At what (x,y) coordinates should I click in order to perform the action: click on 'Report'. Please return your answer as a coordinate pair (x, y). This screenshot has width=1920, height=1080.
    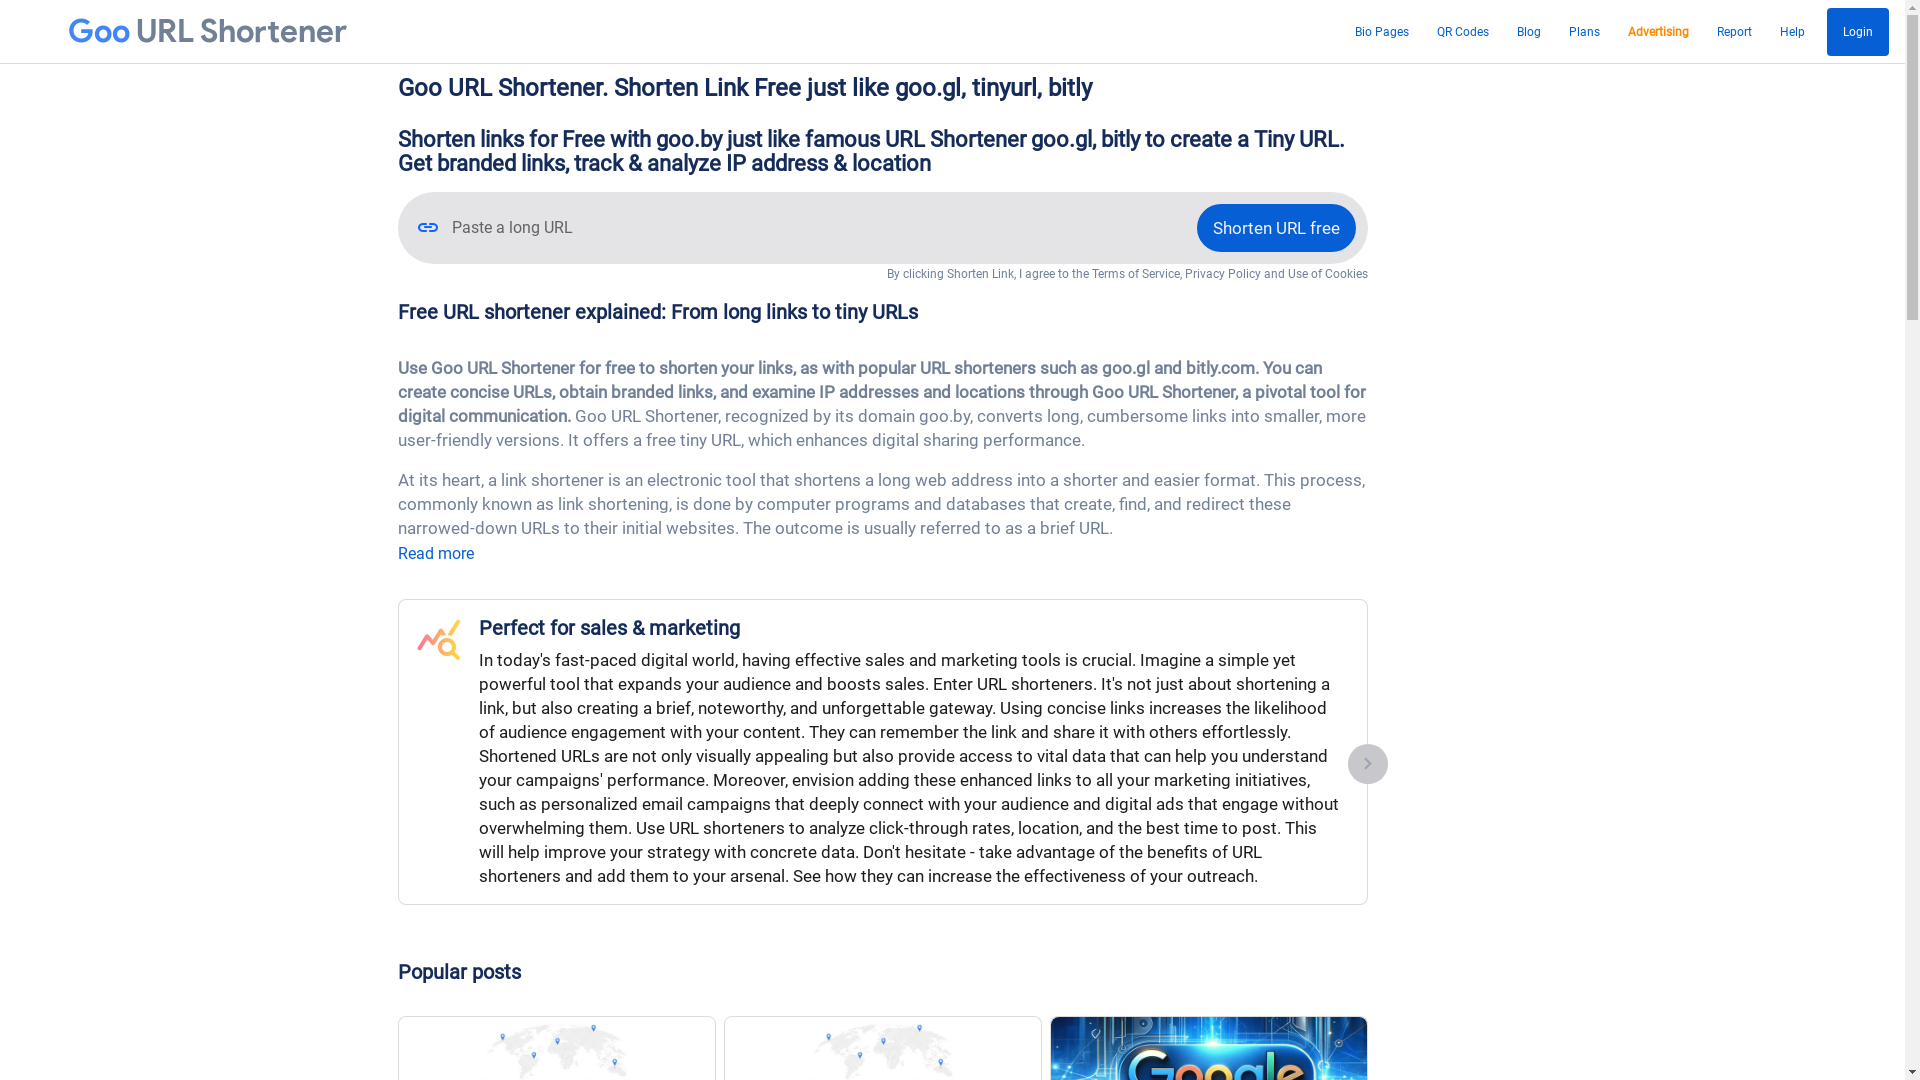
    Looking at the image, I should click on (1733, 31).